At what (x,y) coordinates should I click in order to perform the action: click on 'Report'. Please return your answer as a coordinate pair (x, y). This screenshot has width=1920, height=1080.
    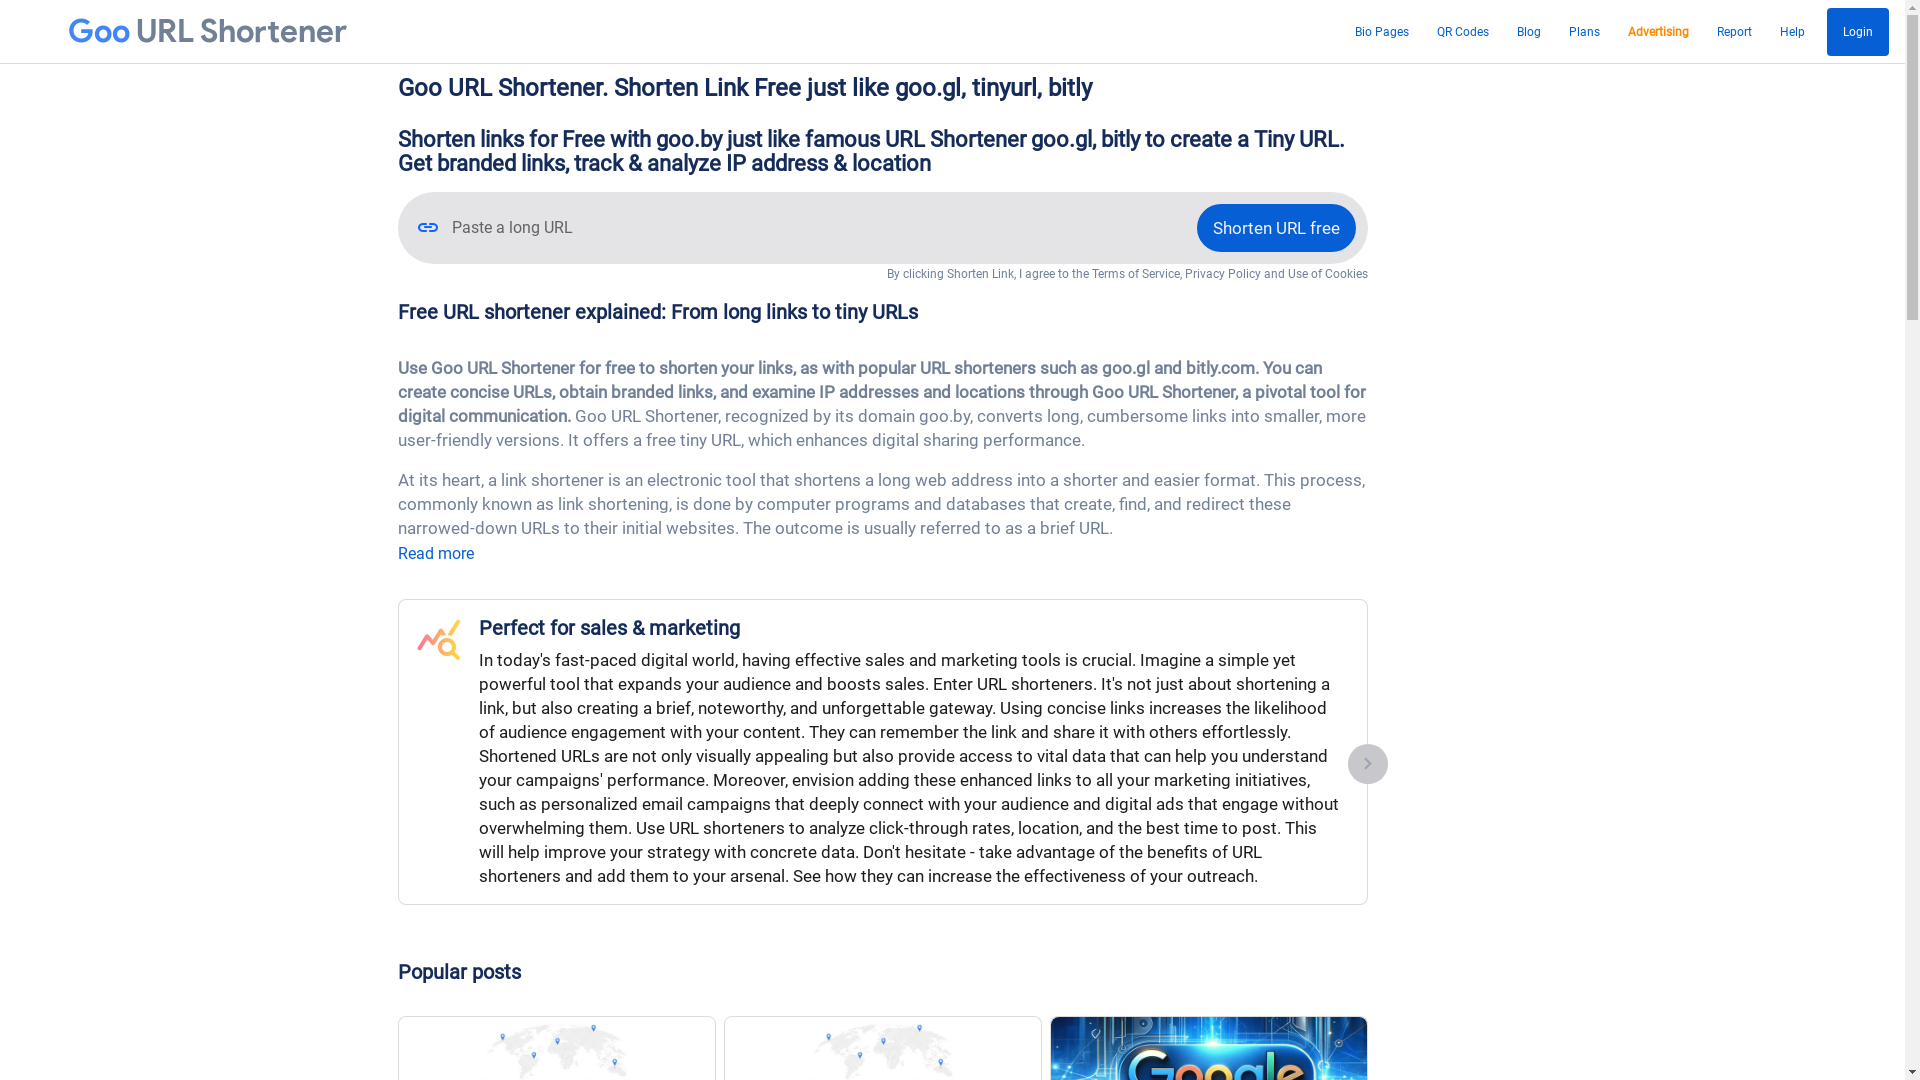
    Looking at the image, I should click on (1733, 31).